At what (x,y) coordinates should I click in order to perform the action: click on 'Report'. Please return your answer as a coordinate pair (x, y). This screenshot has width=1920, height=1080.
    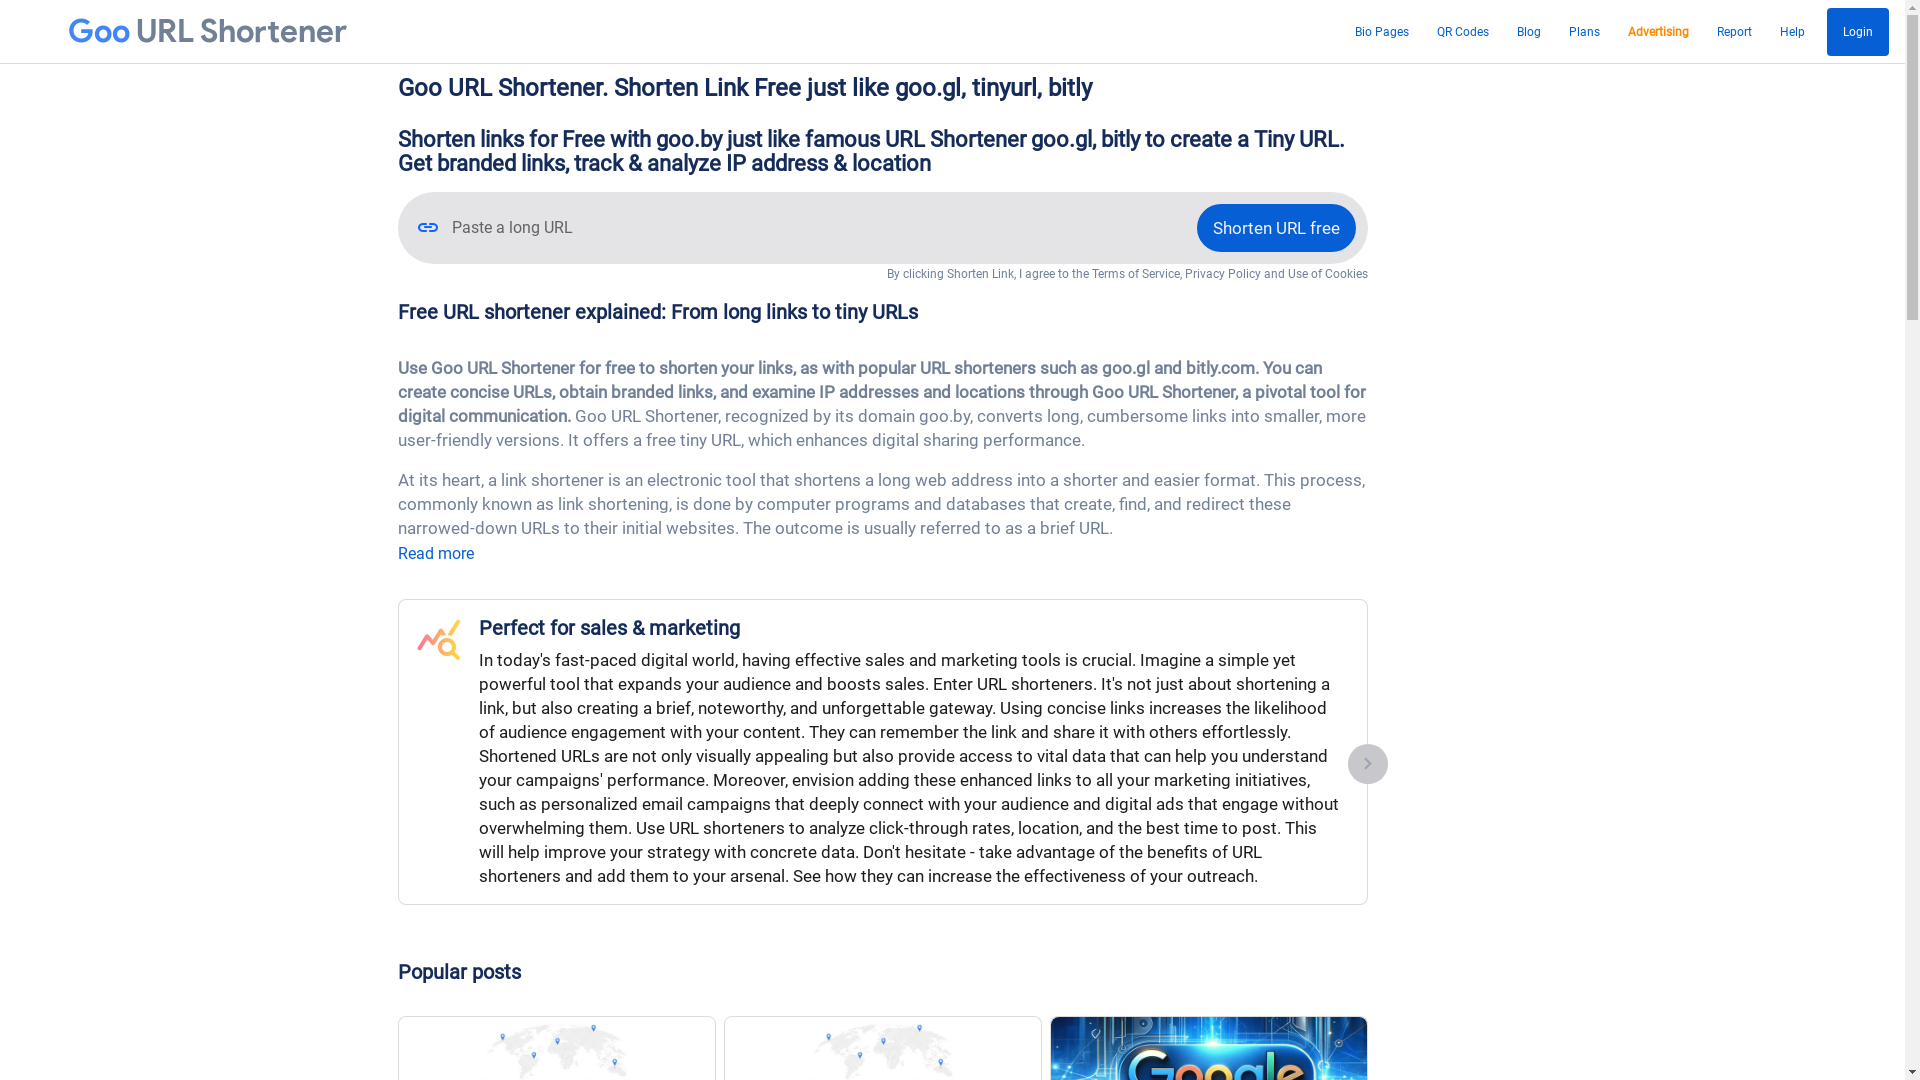
    Looking at the image, I should click on (1733, 31).